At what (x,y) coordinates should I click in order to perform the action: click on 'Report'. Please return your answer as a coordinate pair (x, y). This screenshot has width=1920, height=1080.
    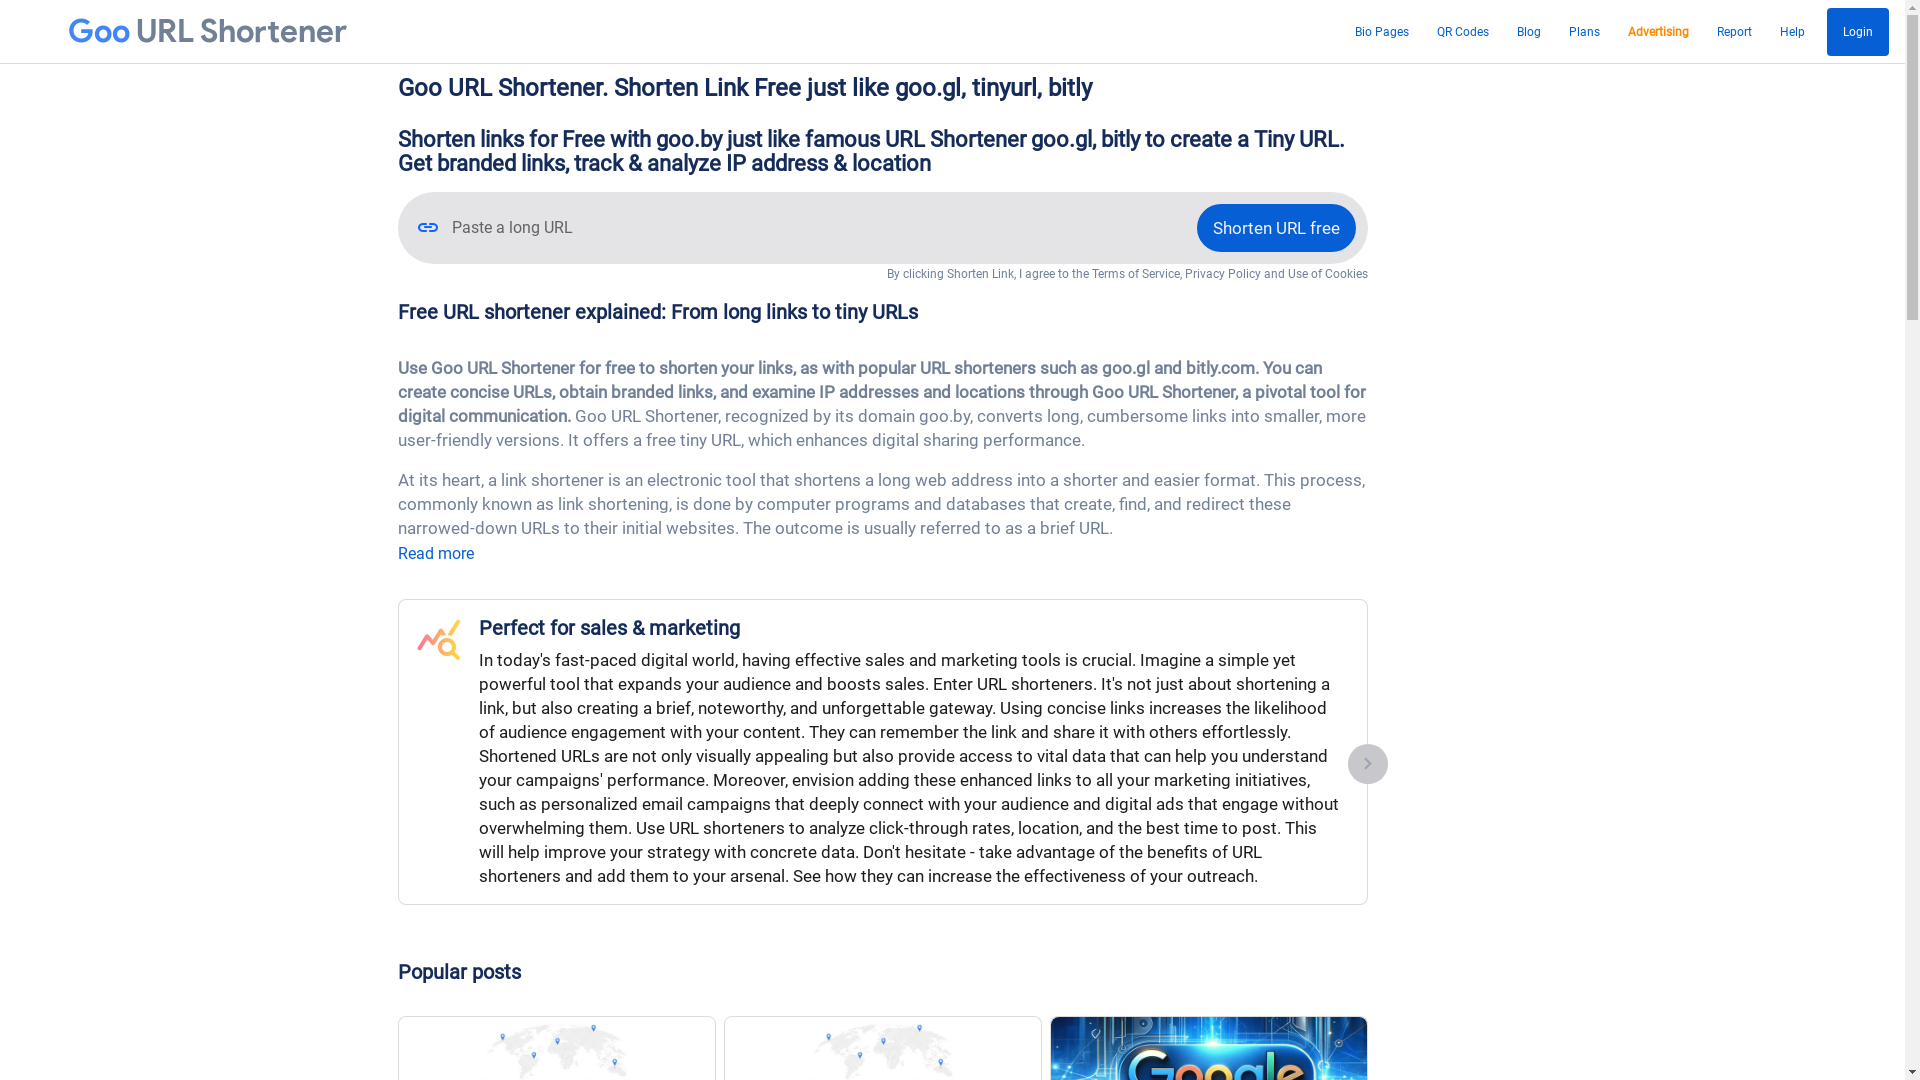
    Looking at the image, I should click on (1733, 31).